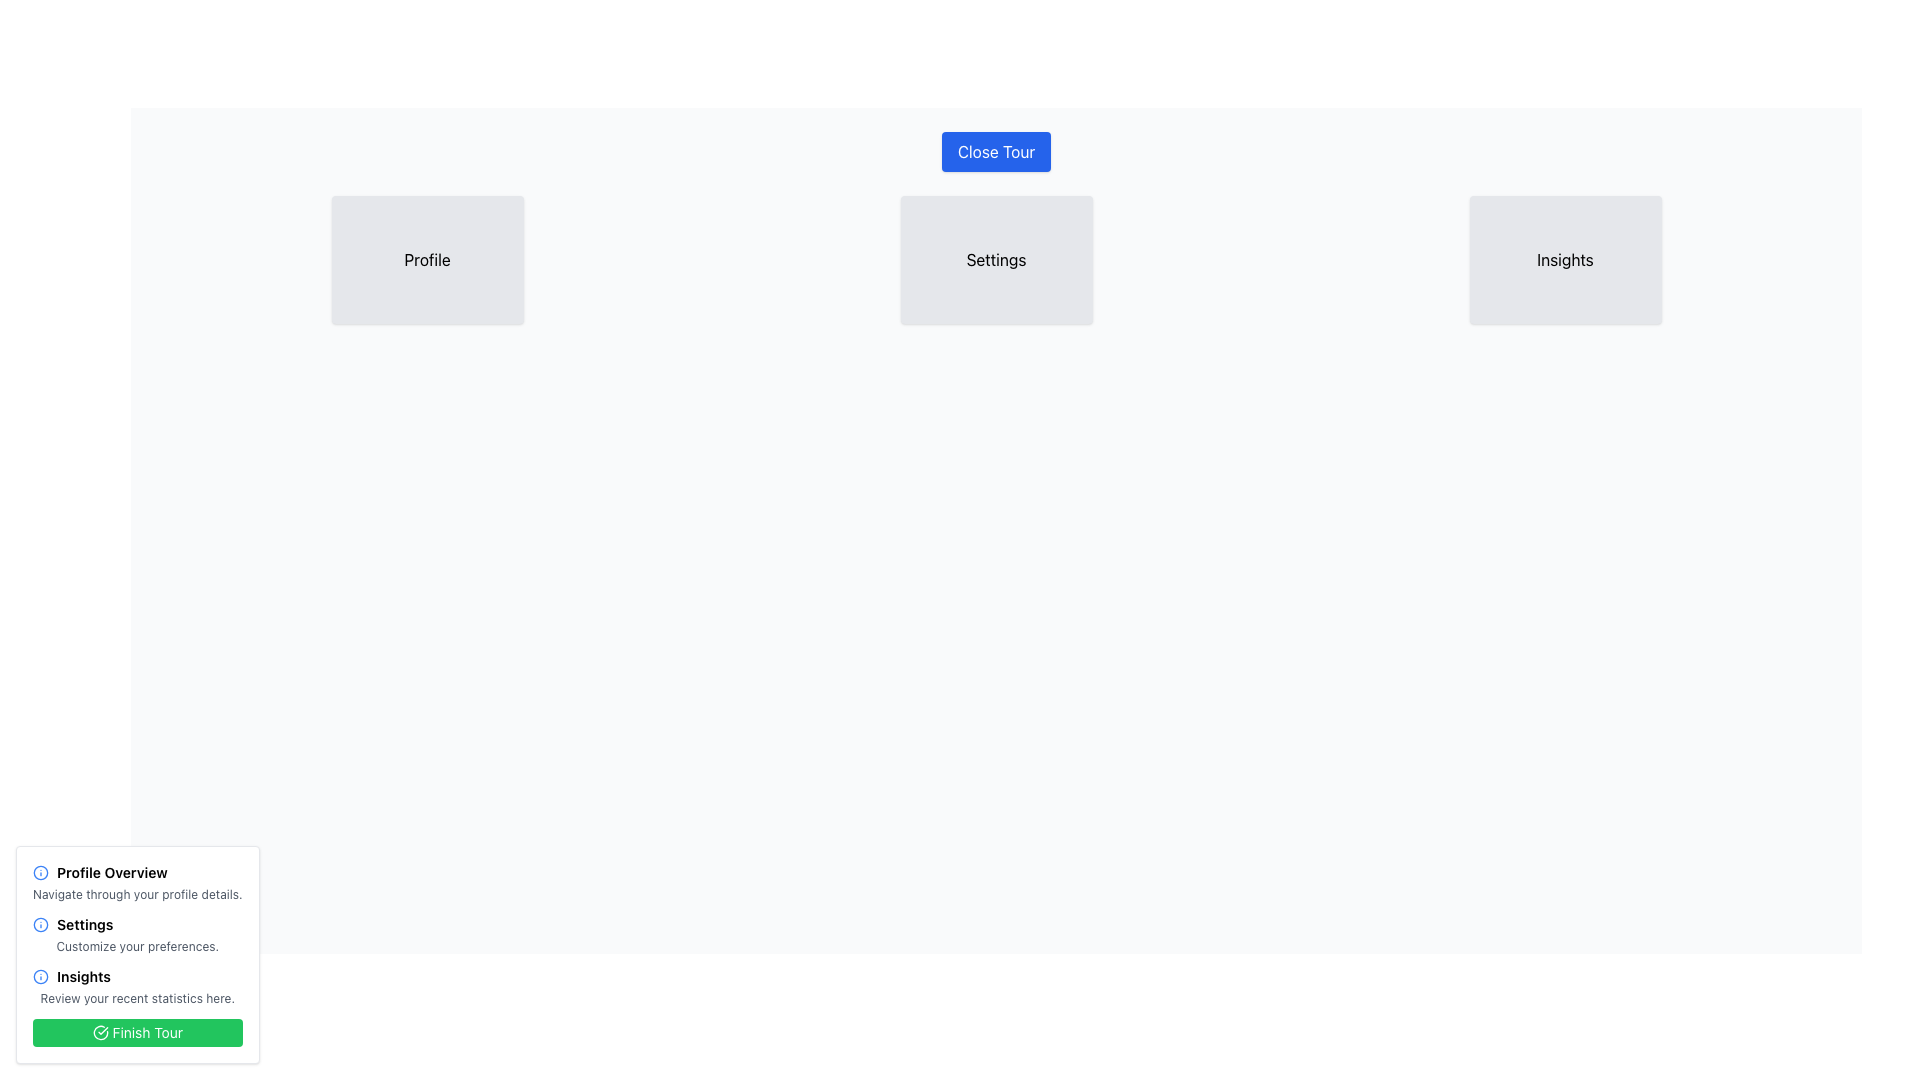 The height and width of the screenshot is (1080, 1920). Describe the element at coordinates (996, 258) in the screenshot. I see `the 'Settings' button, which is a rectangular button with a light gray background, rounded corners, and shadow effect, located in the center of three buttons in a horizontal row` at that location.